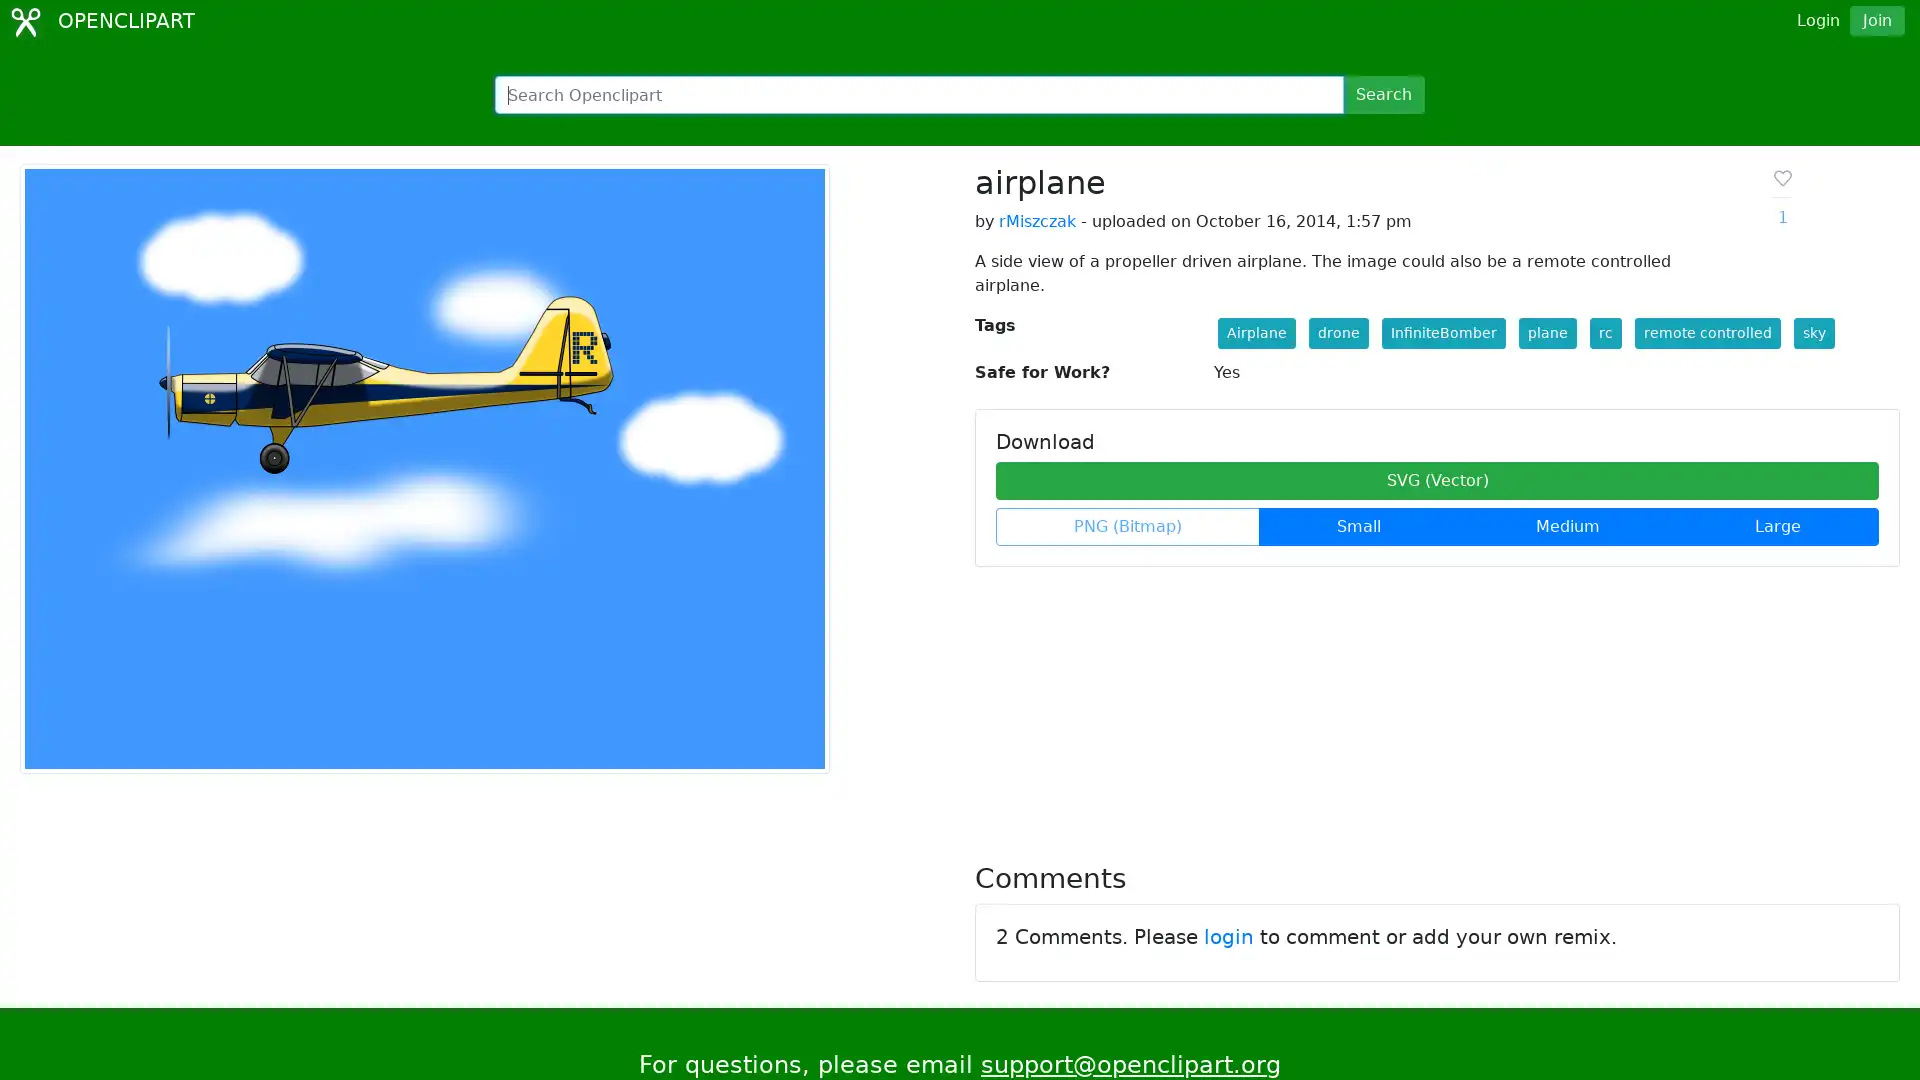 The width and height of the screenshot is (1920, 1080). Describe the element at coordinates (1777, 526) in the screenshot. I see `Large` at that location.